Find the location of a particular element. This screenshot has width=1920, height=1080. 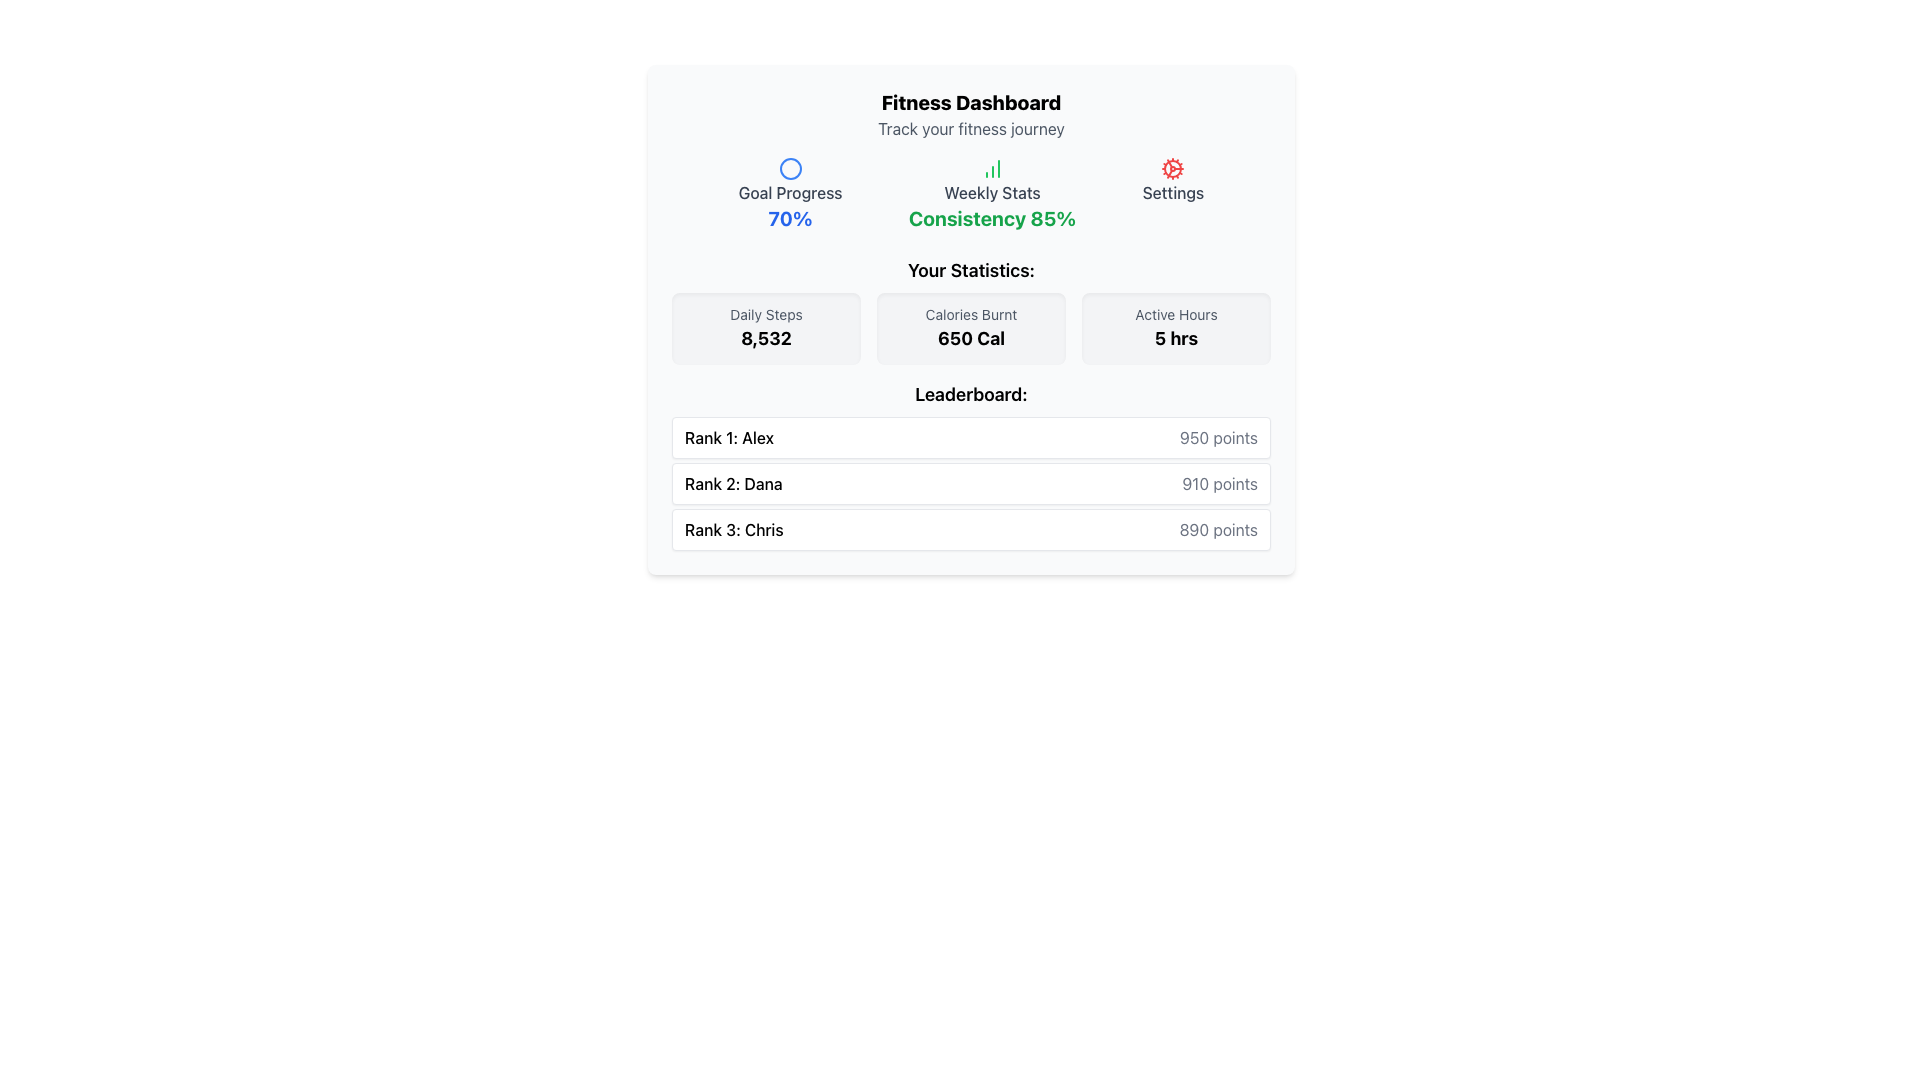

a specific entry in the Leaderboard, which displays the rankings and scores of participants, located below 'Your Statistics:' in the central panel of the dashboard is located at coordinates (971, 466).